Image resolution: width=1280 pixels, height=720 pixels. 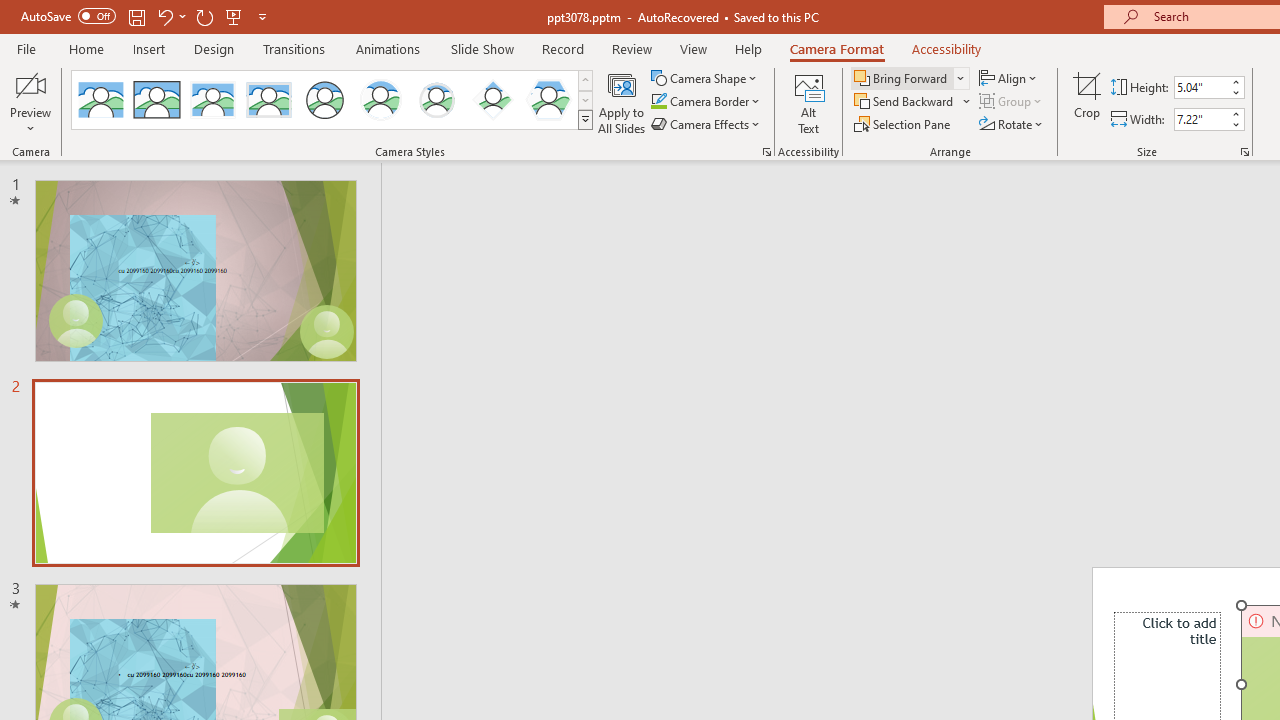 I want to click on 'Camera Border Green, Accent 1', so click(x=658, y=101).